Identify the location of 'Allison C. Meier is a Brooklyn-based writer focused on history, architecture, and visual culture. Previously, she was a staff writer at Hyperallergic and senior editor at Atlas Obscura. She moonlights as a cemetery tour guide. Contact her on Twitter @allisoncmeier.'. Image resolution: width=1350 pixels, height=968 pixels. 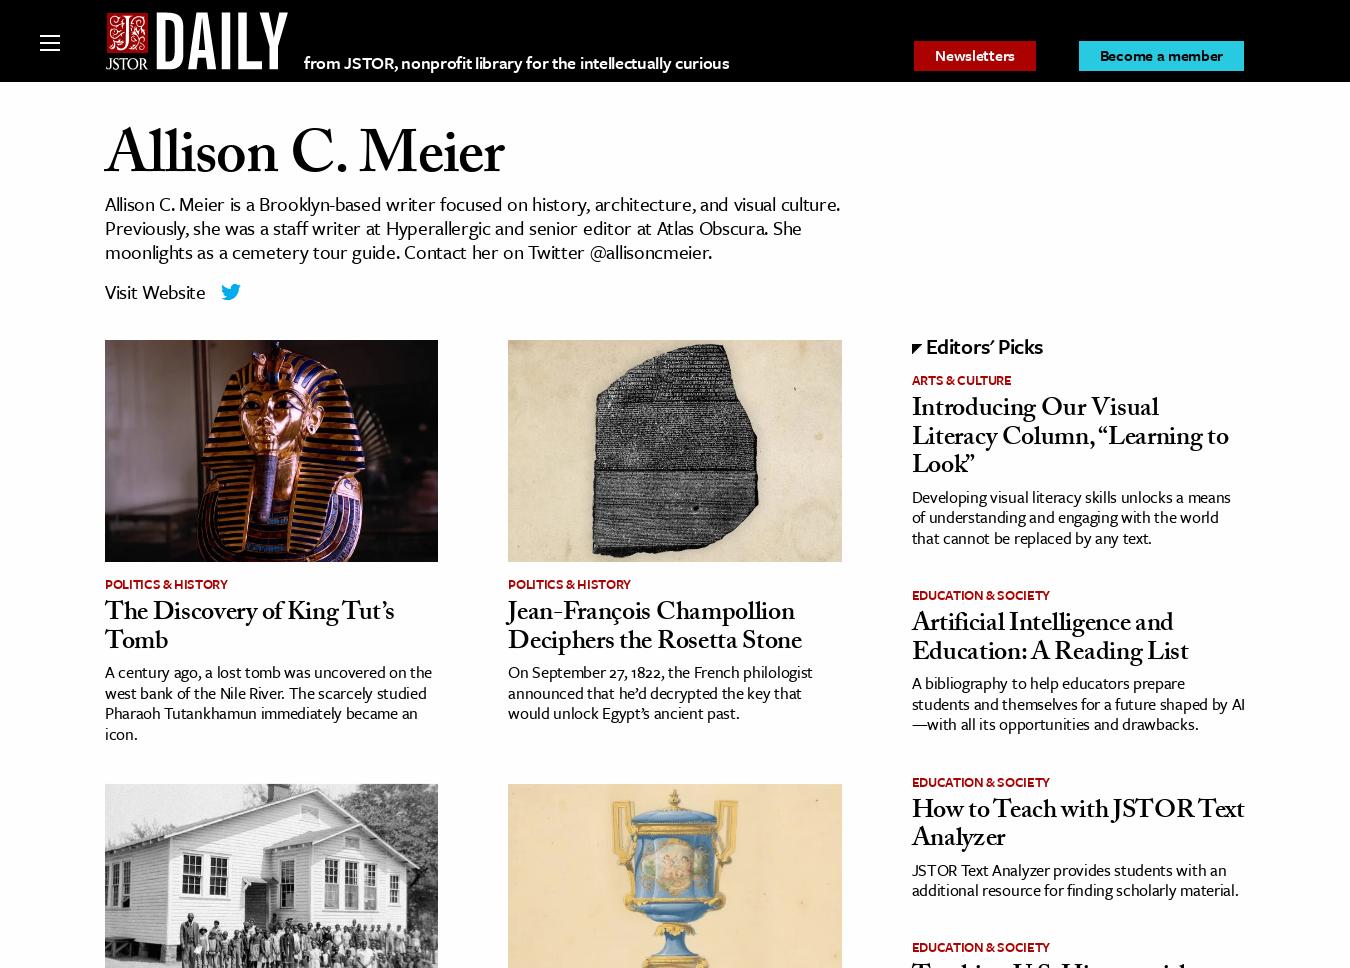
(470, 226).